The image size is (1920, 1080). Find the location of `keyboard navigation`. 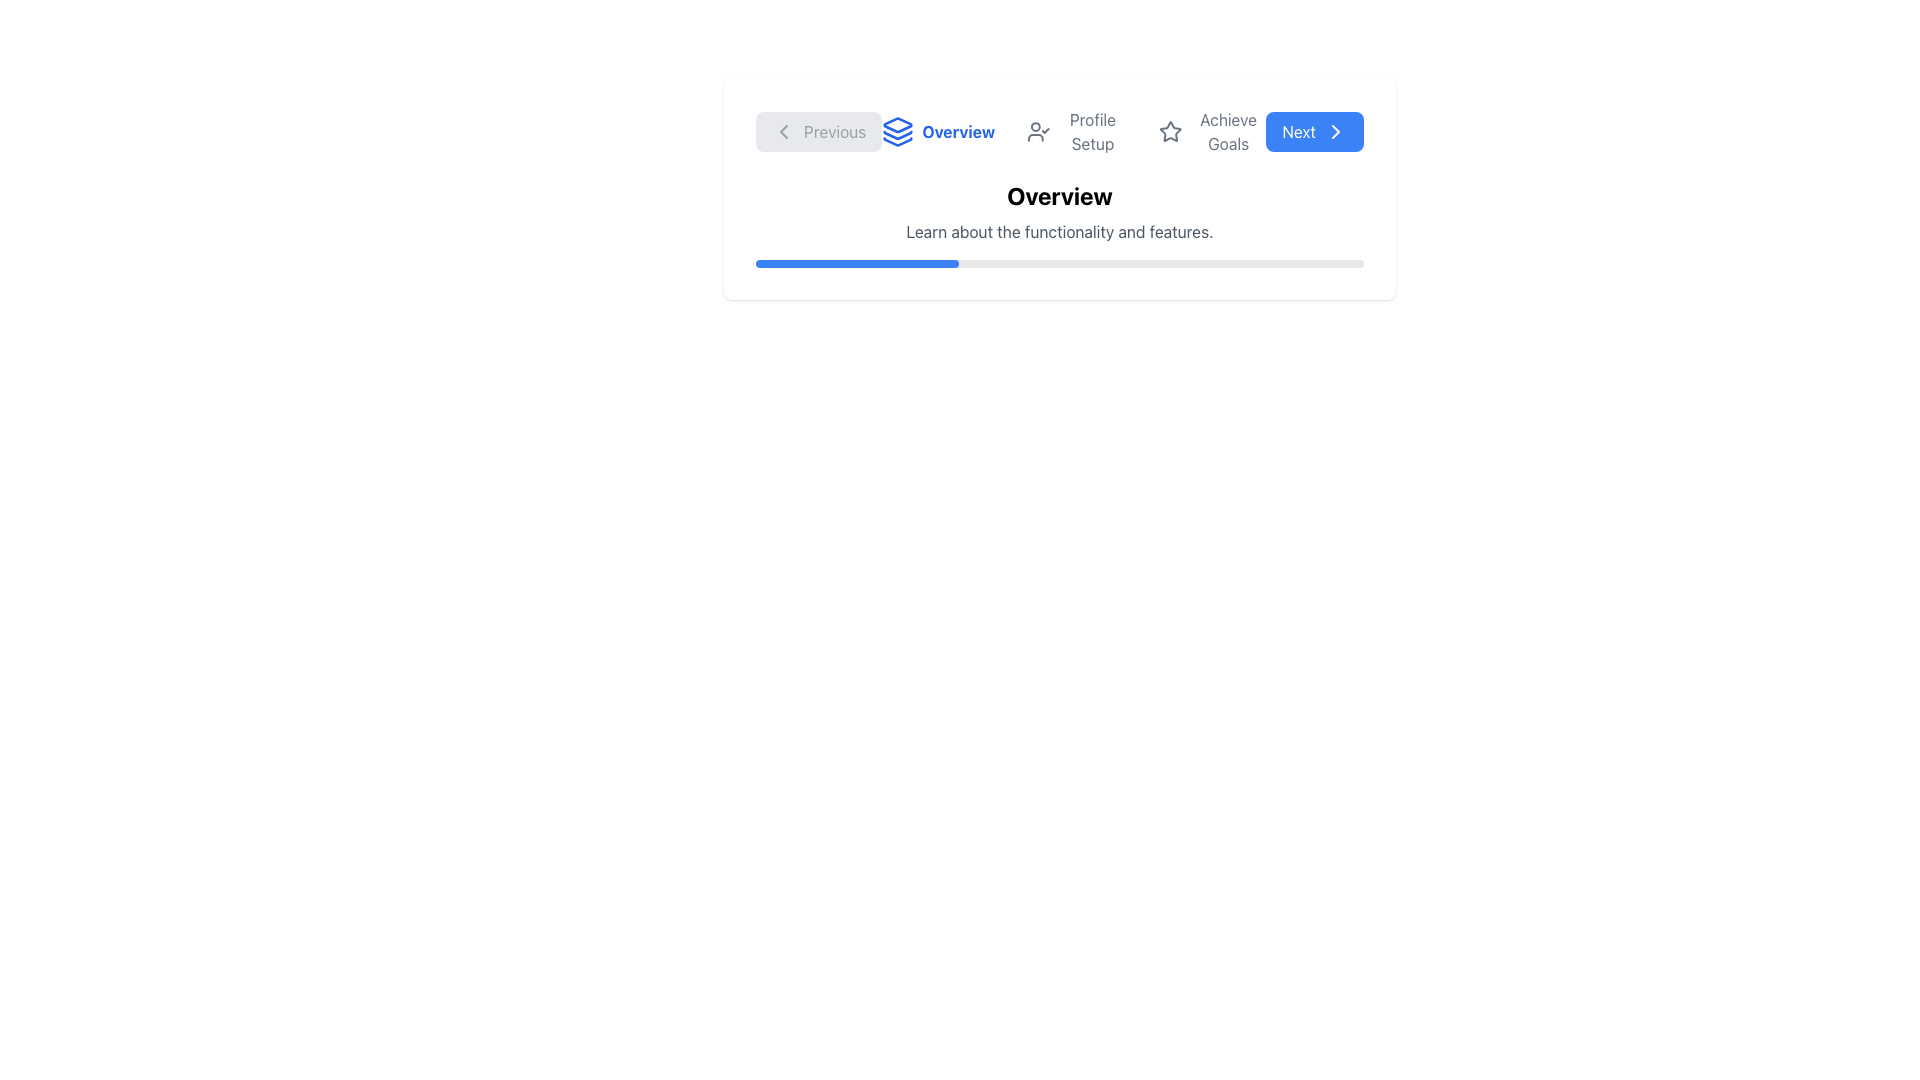

keyboard navigation is located at coordinates (1059, 131).